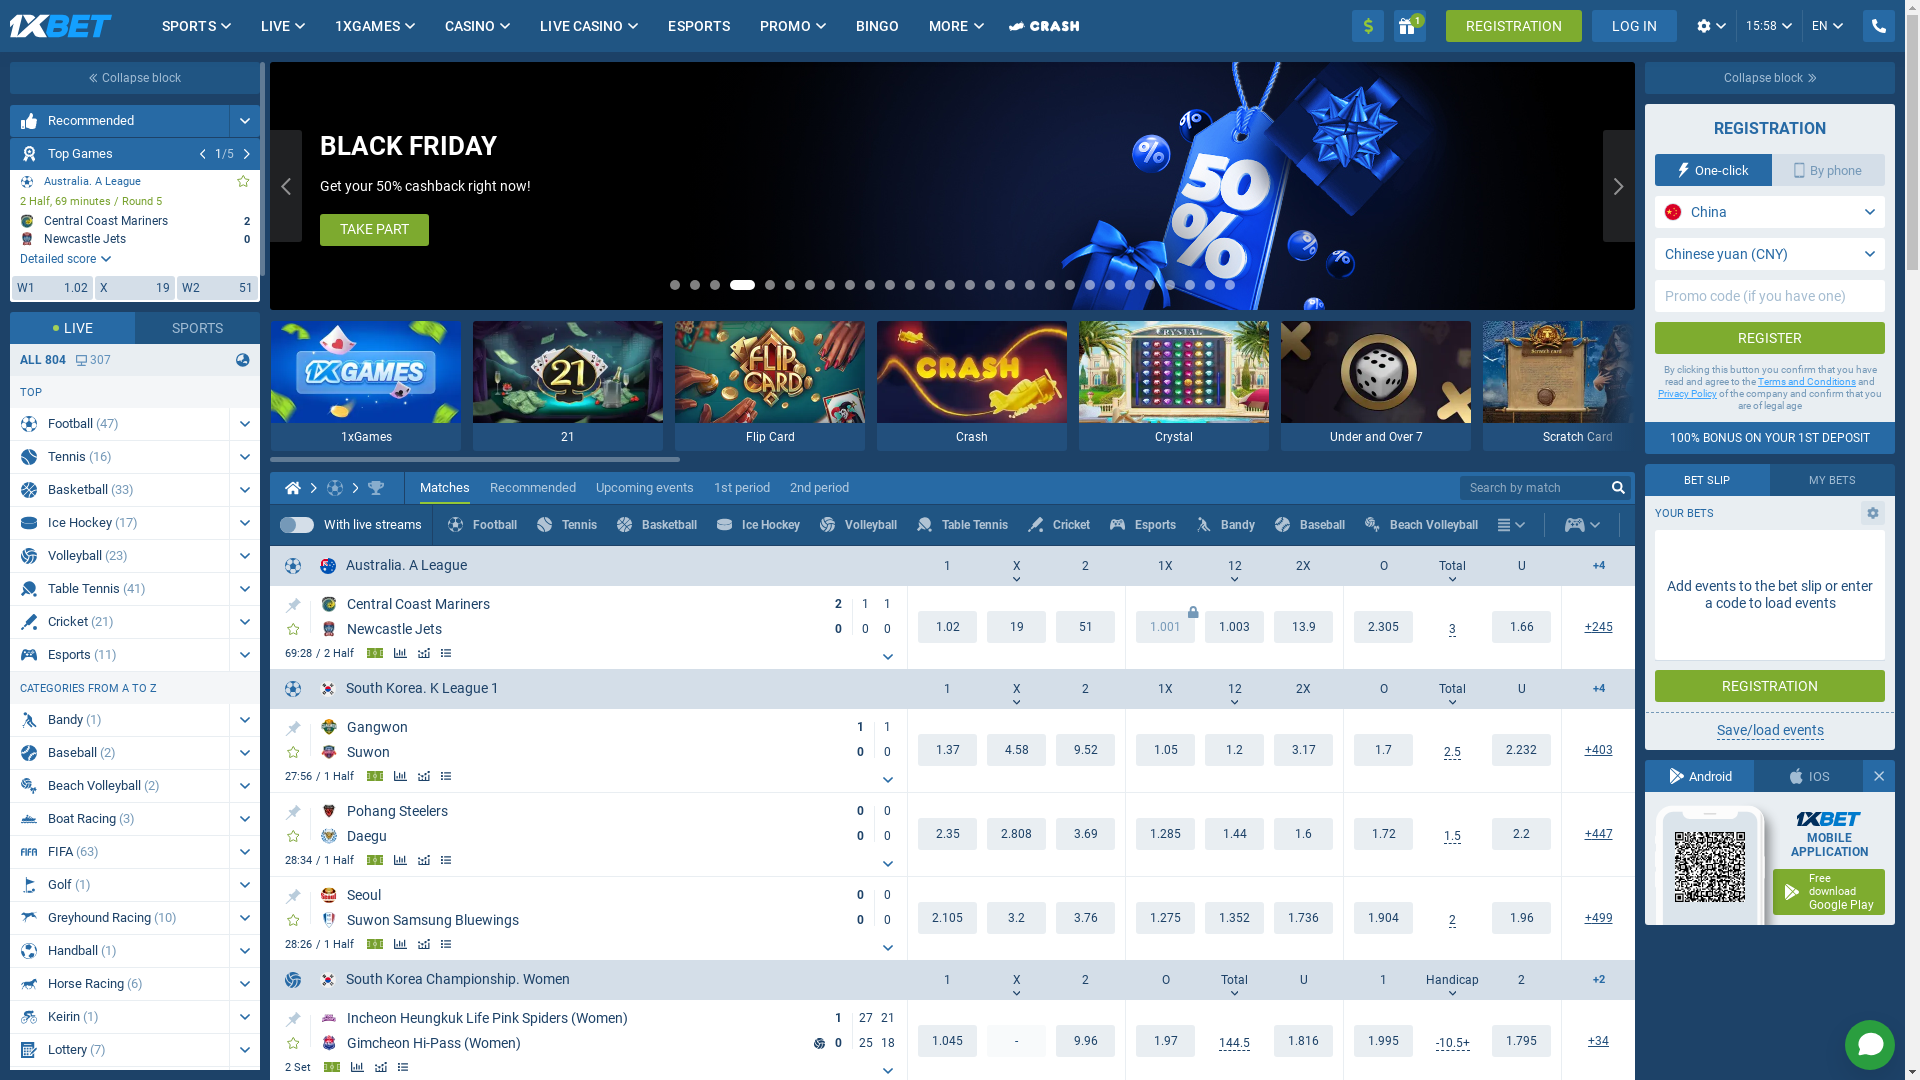  I want to click on 'W2, so click(217, 288).